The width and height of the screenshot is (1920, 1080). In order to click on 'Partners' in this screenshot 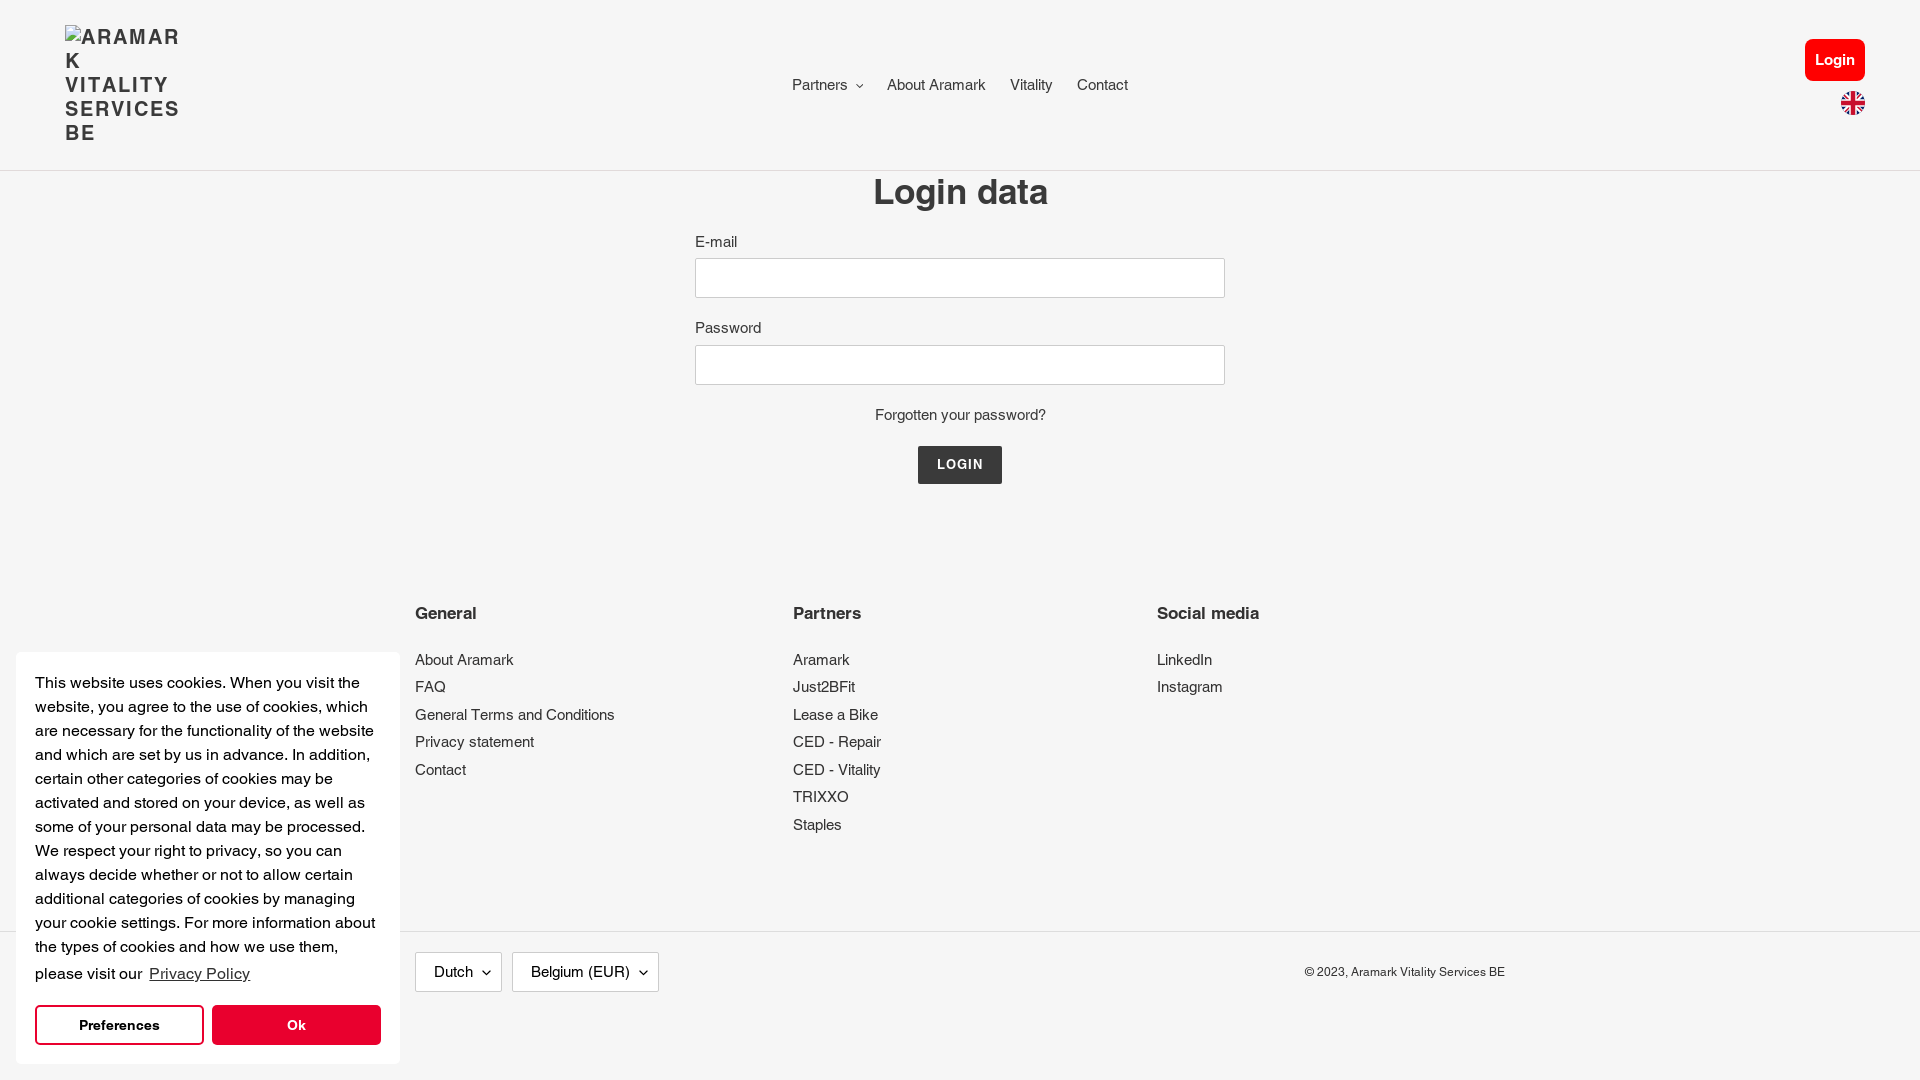, I will do `click(828, 84)`.